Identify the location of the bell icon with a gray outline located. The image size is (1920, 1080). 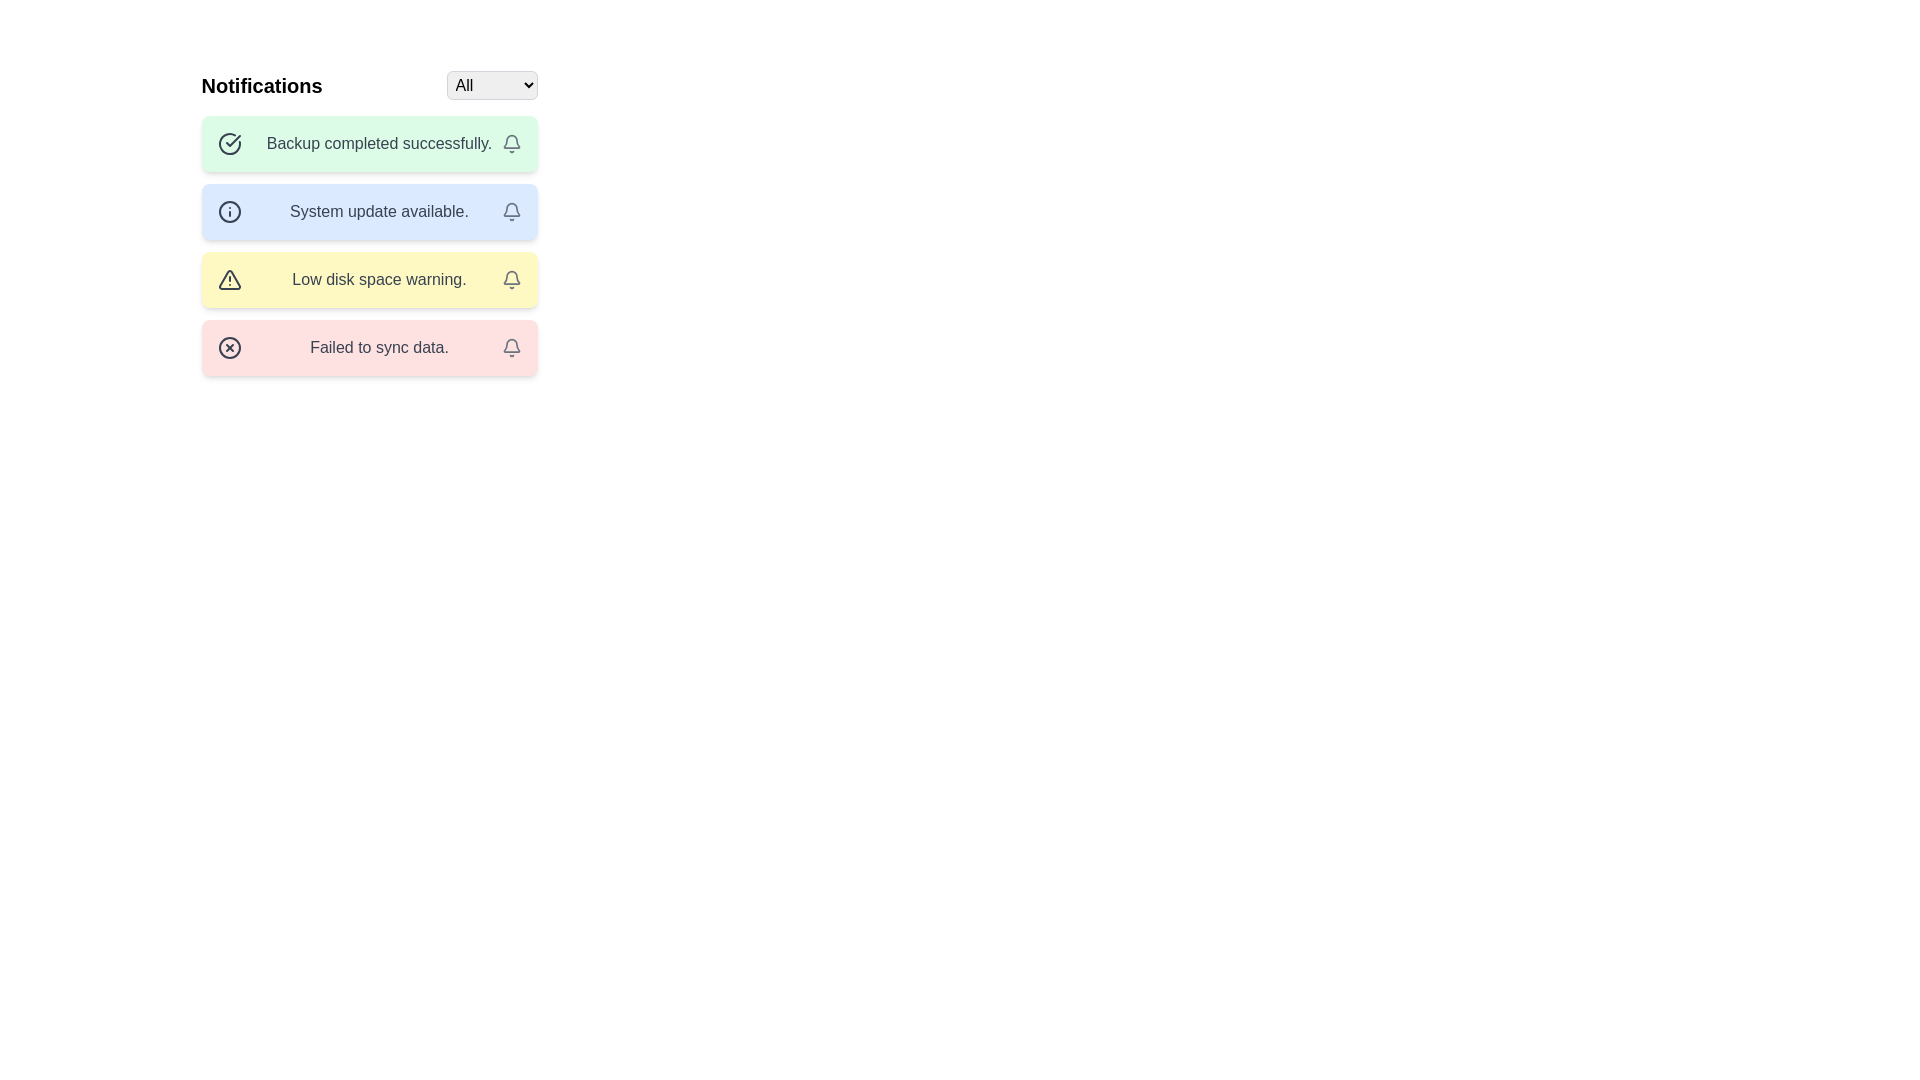
(511, 280).